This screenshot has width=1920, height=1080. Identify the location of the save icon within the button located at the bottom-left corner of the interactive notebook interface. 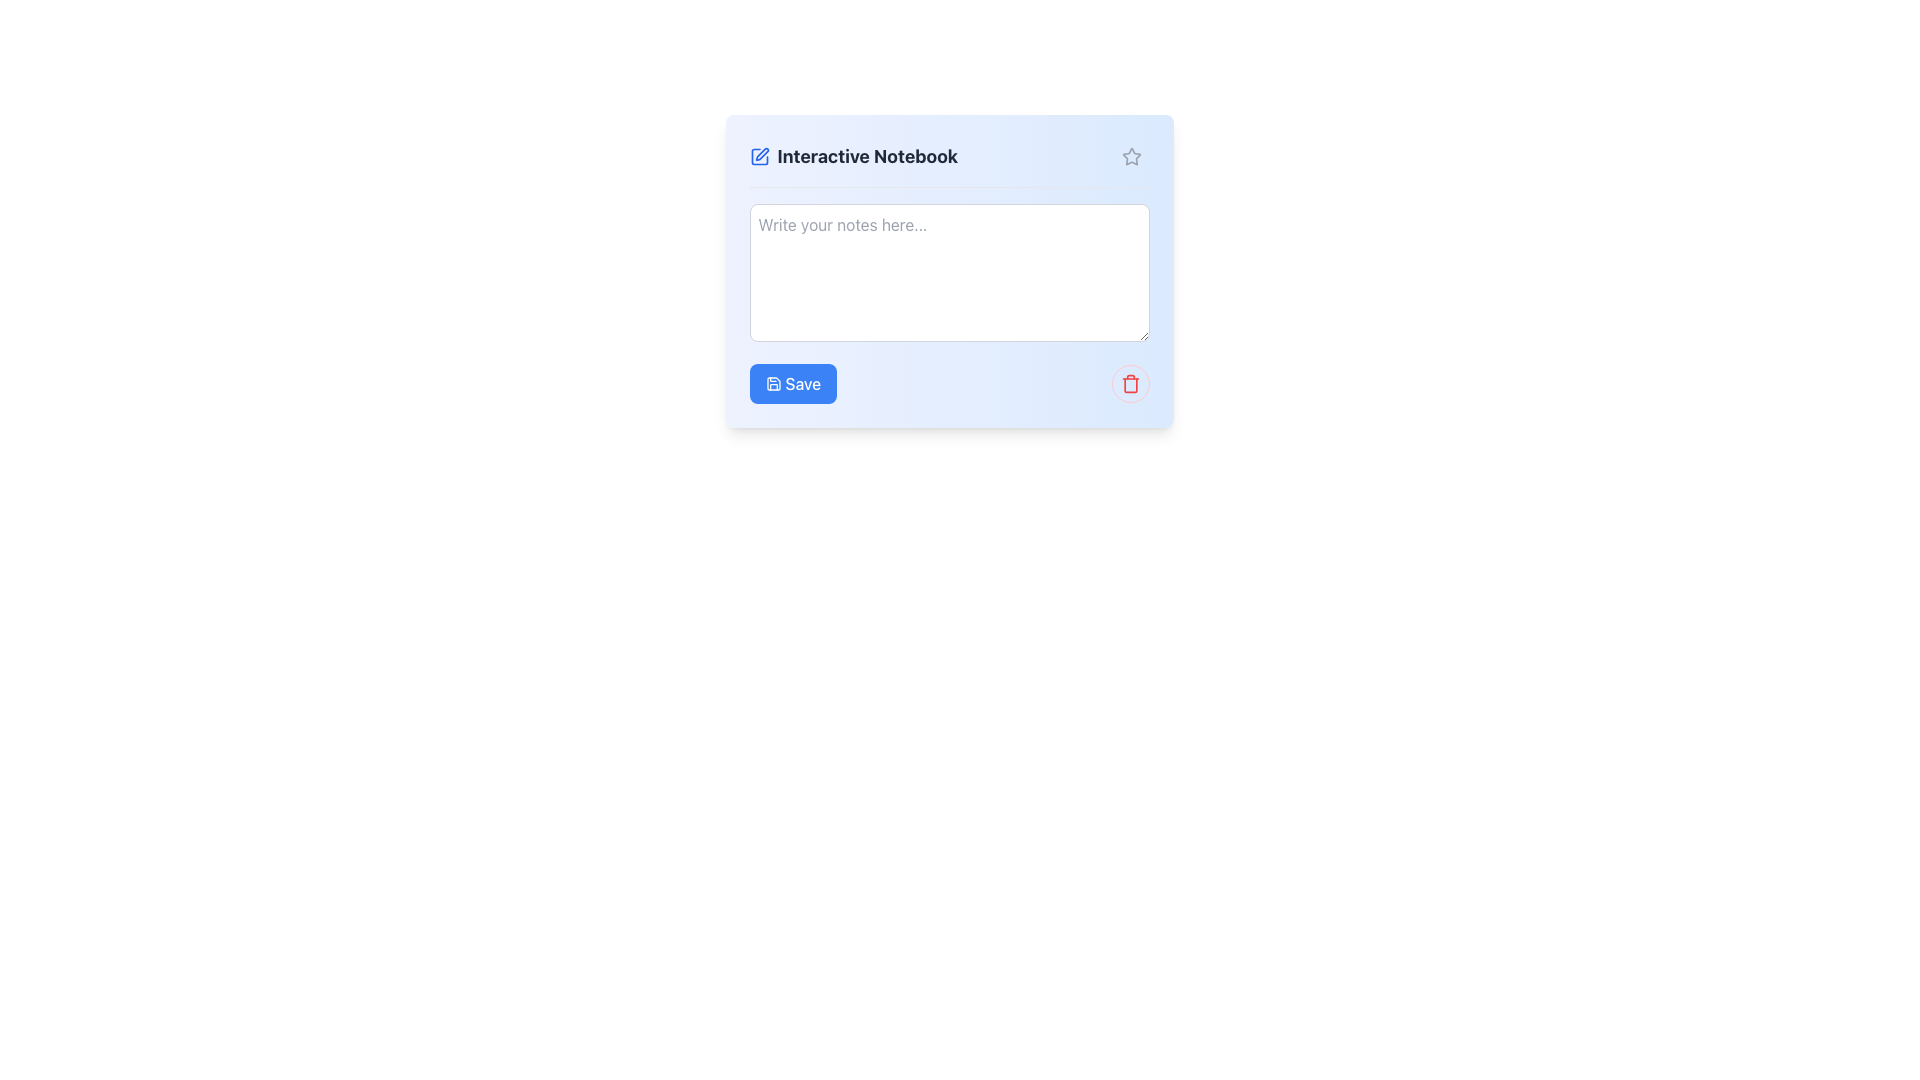
(772, 384).